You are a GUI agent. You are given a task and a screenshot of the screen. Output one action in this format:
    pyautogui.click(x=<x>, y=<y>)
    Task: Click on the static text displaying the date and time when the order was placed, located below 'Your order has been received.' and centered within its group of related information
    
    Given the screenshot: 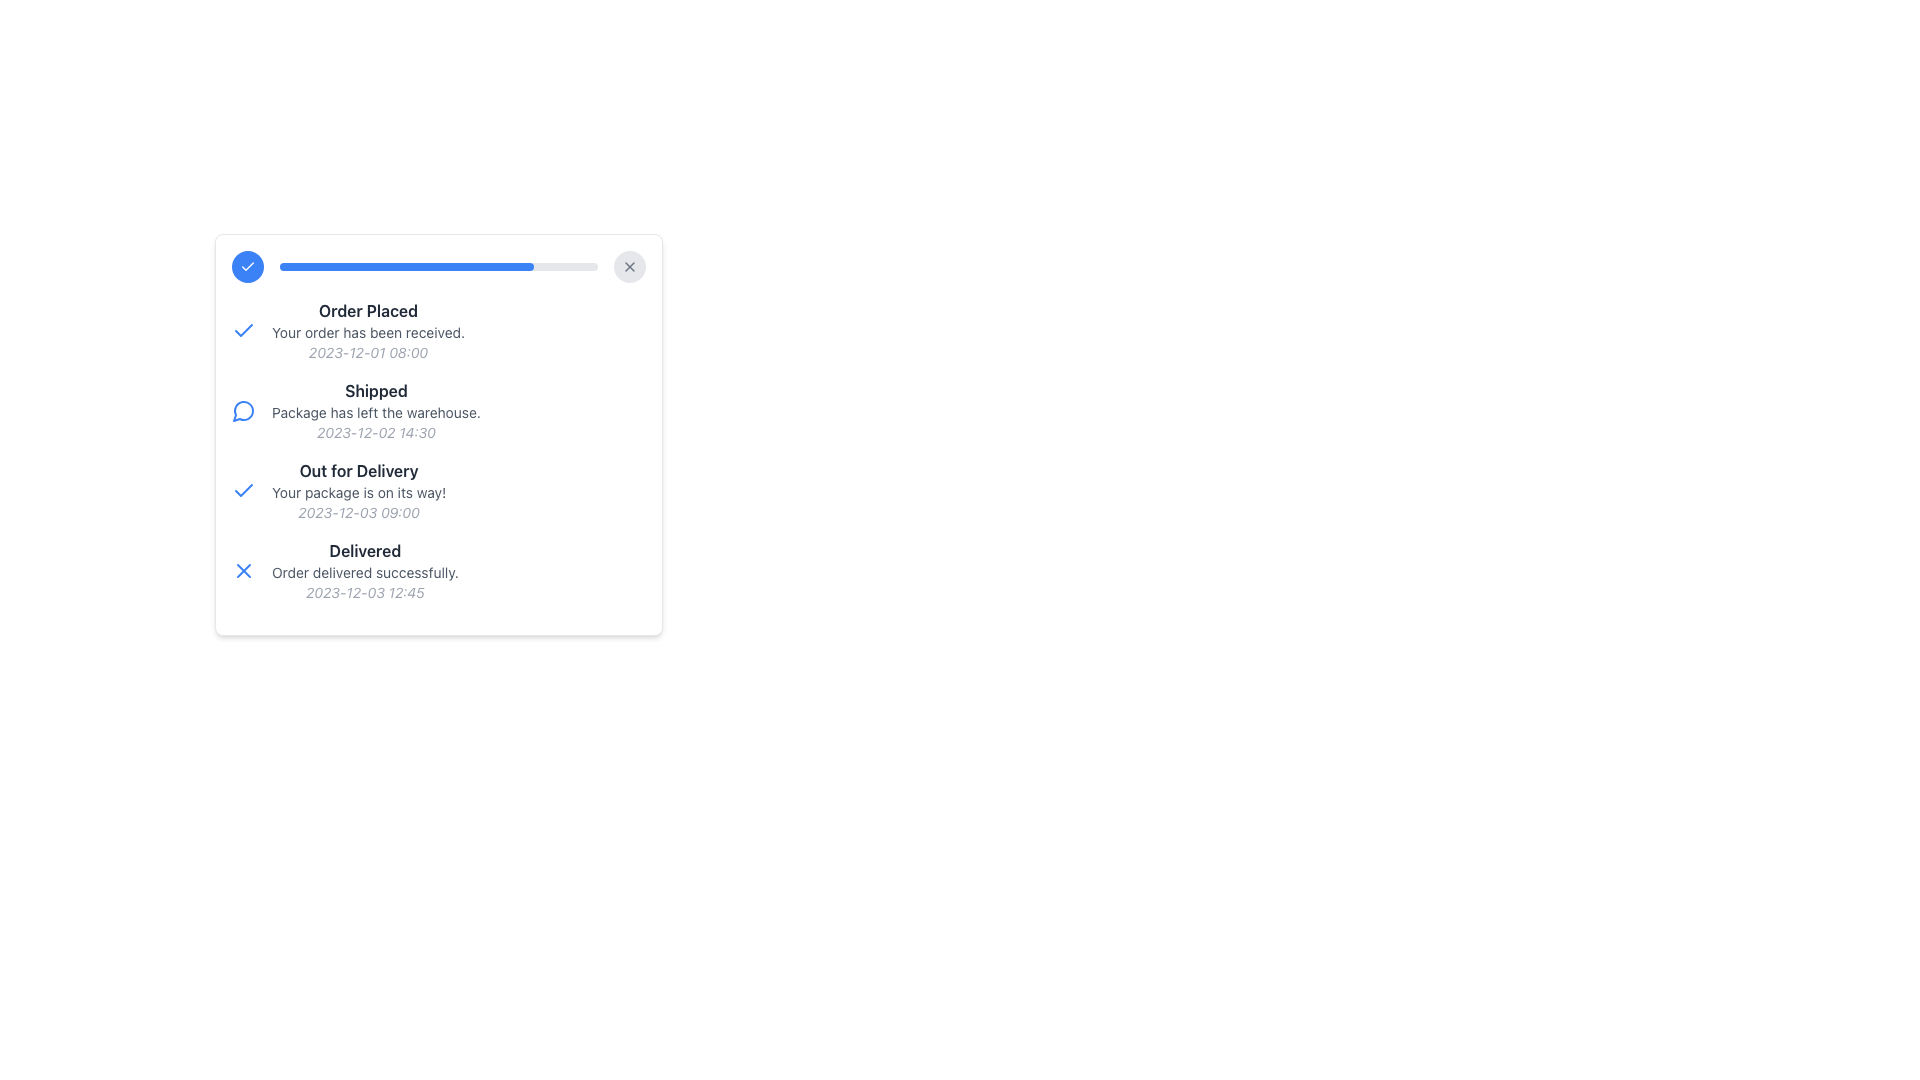 What is the action you would take?
    pyautogui.click(x=368, y=352)
    